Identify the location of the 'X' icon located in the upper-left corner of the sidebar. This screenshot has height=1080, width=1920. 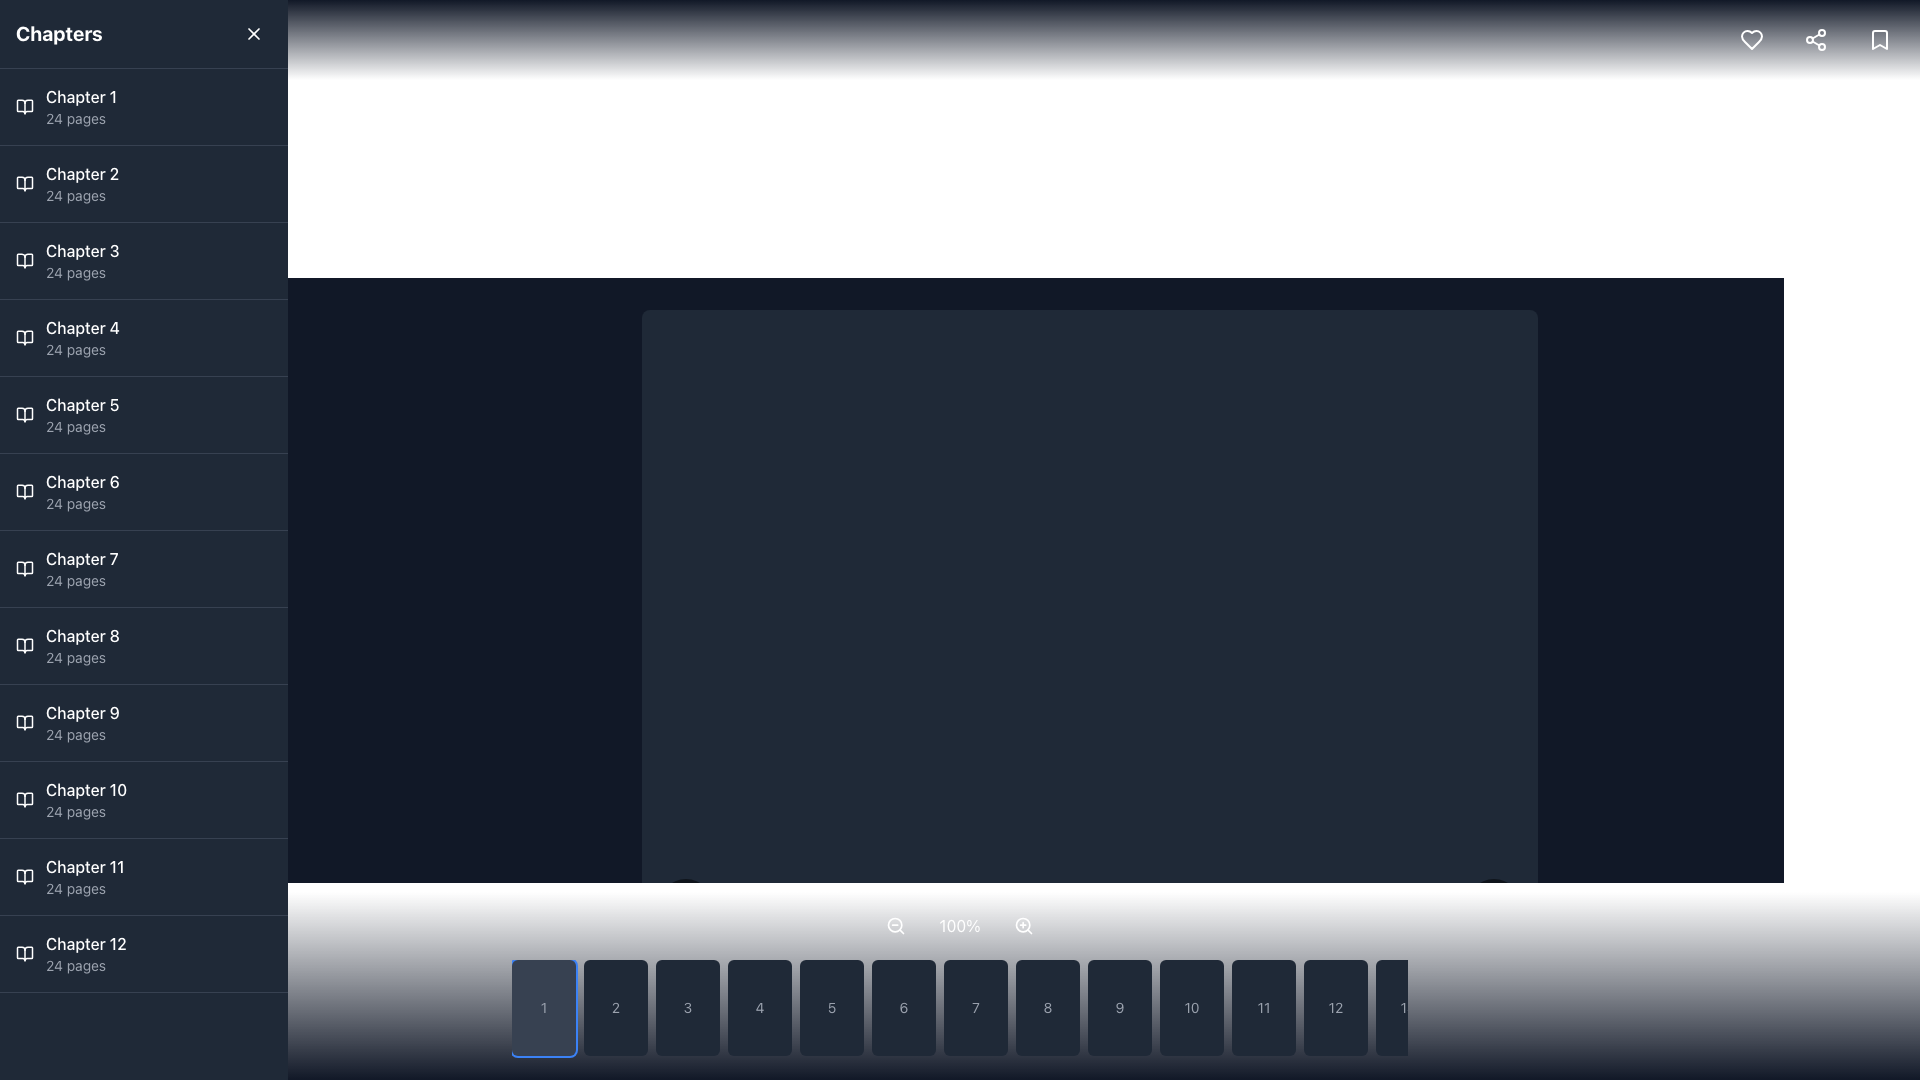
(253, 34).